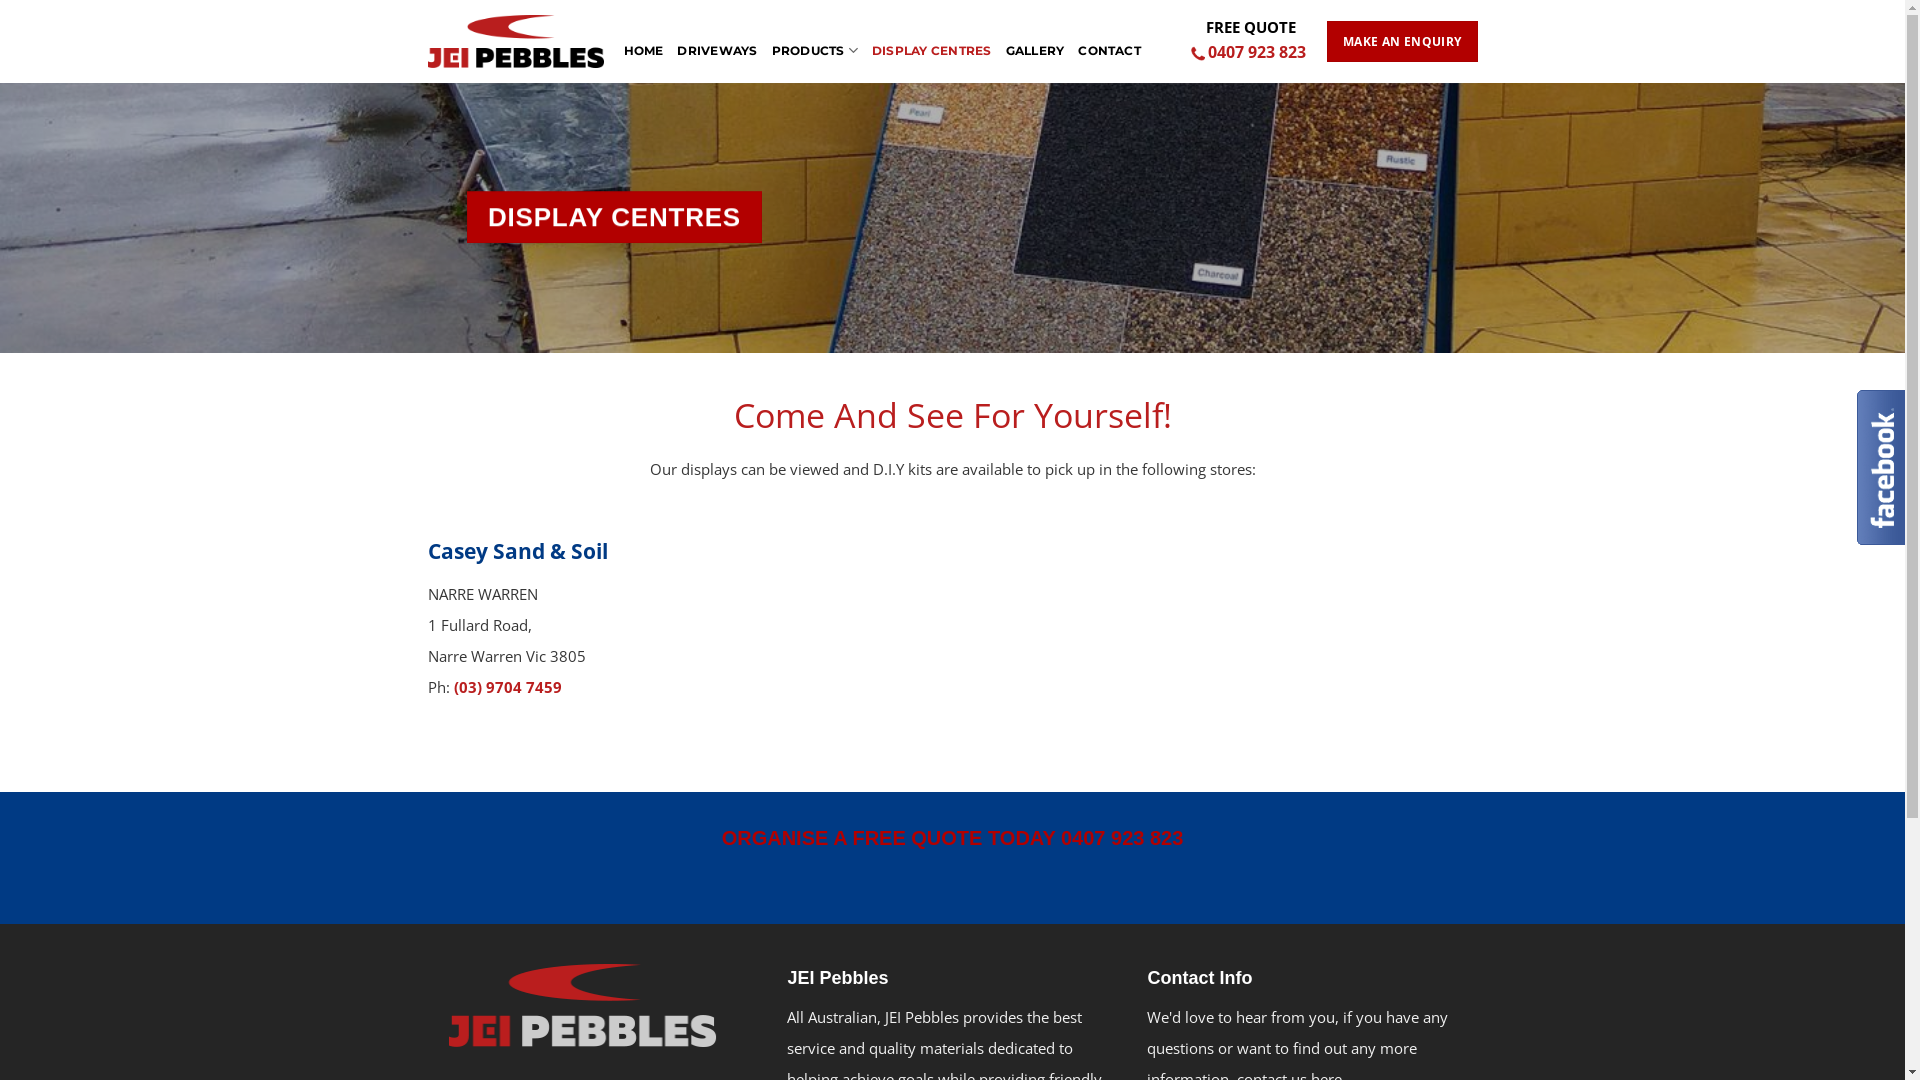 This screenshot has width=1920, height=1080. I want to click on 'DRIVEWAYS', so click(716, 40).